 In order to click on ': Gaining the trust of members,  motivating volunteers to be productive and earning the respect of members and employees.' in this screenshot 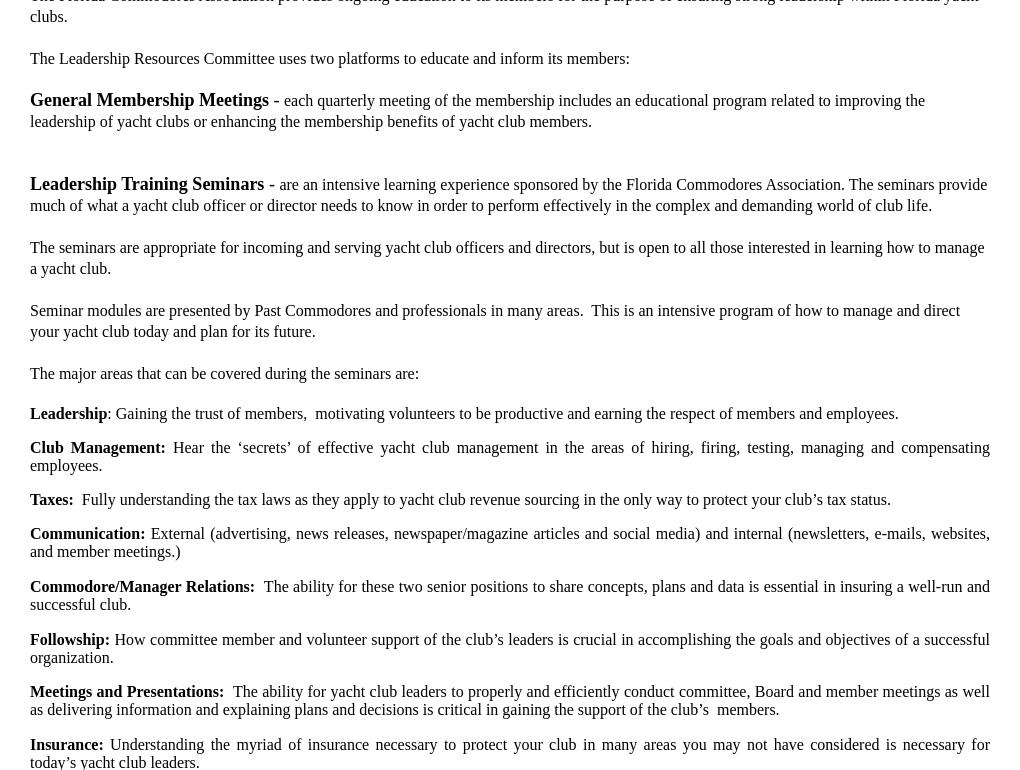, I will do `click(502, 412)`.